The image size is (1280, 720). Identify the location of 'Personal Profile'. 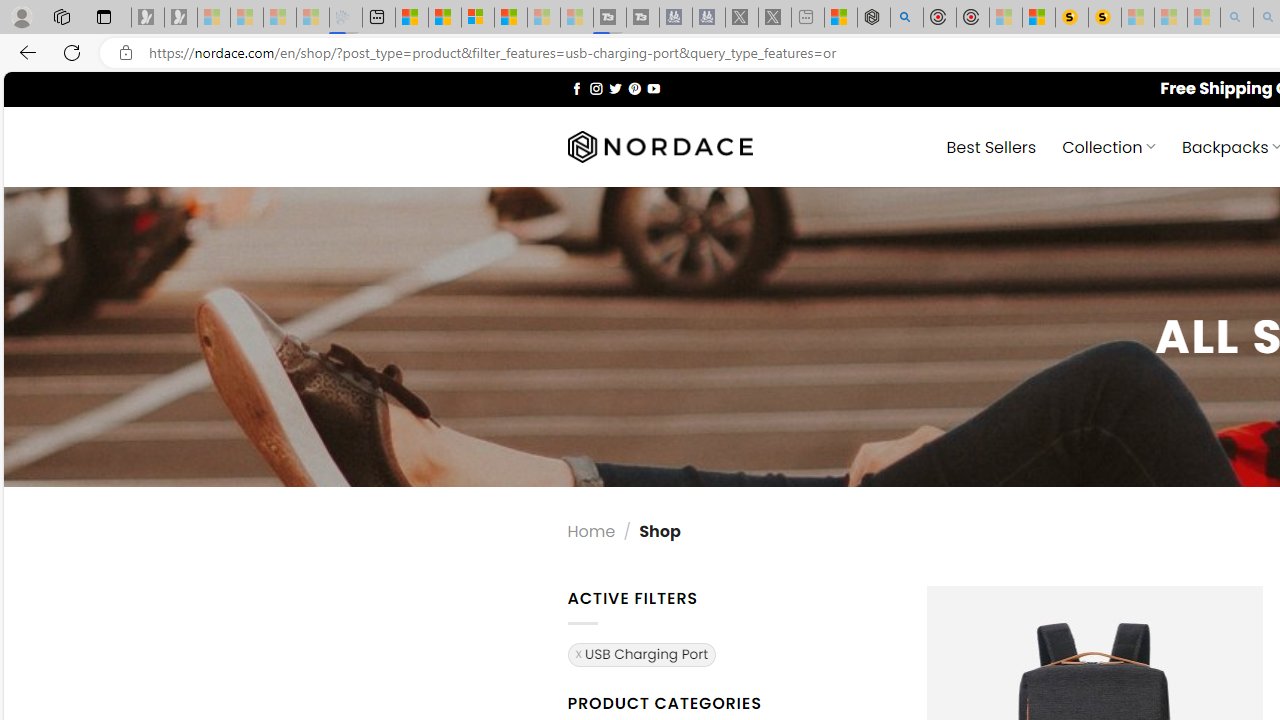
(21, 16).